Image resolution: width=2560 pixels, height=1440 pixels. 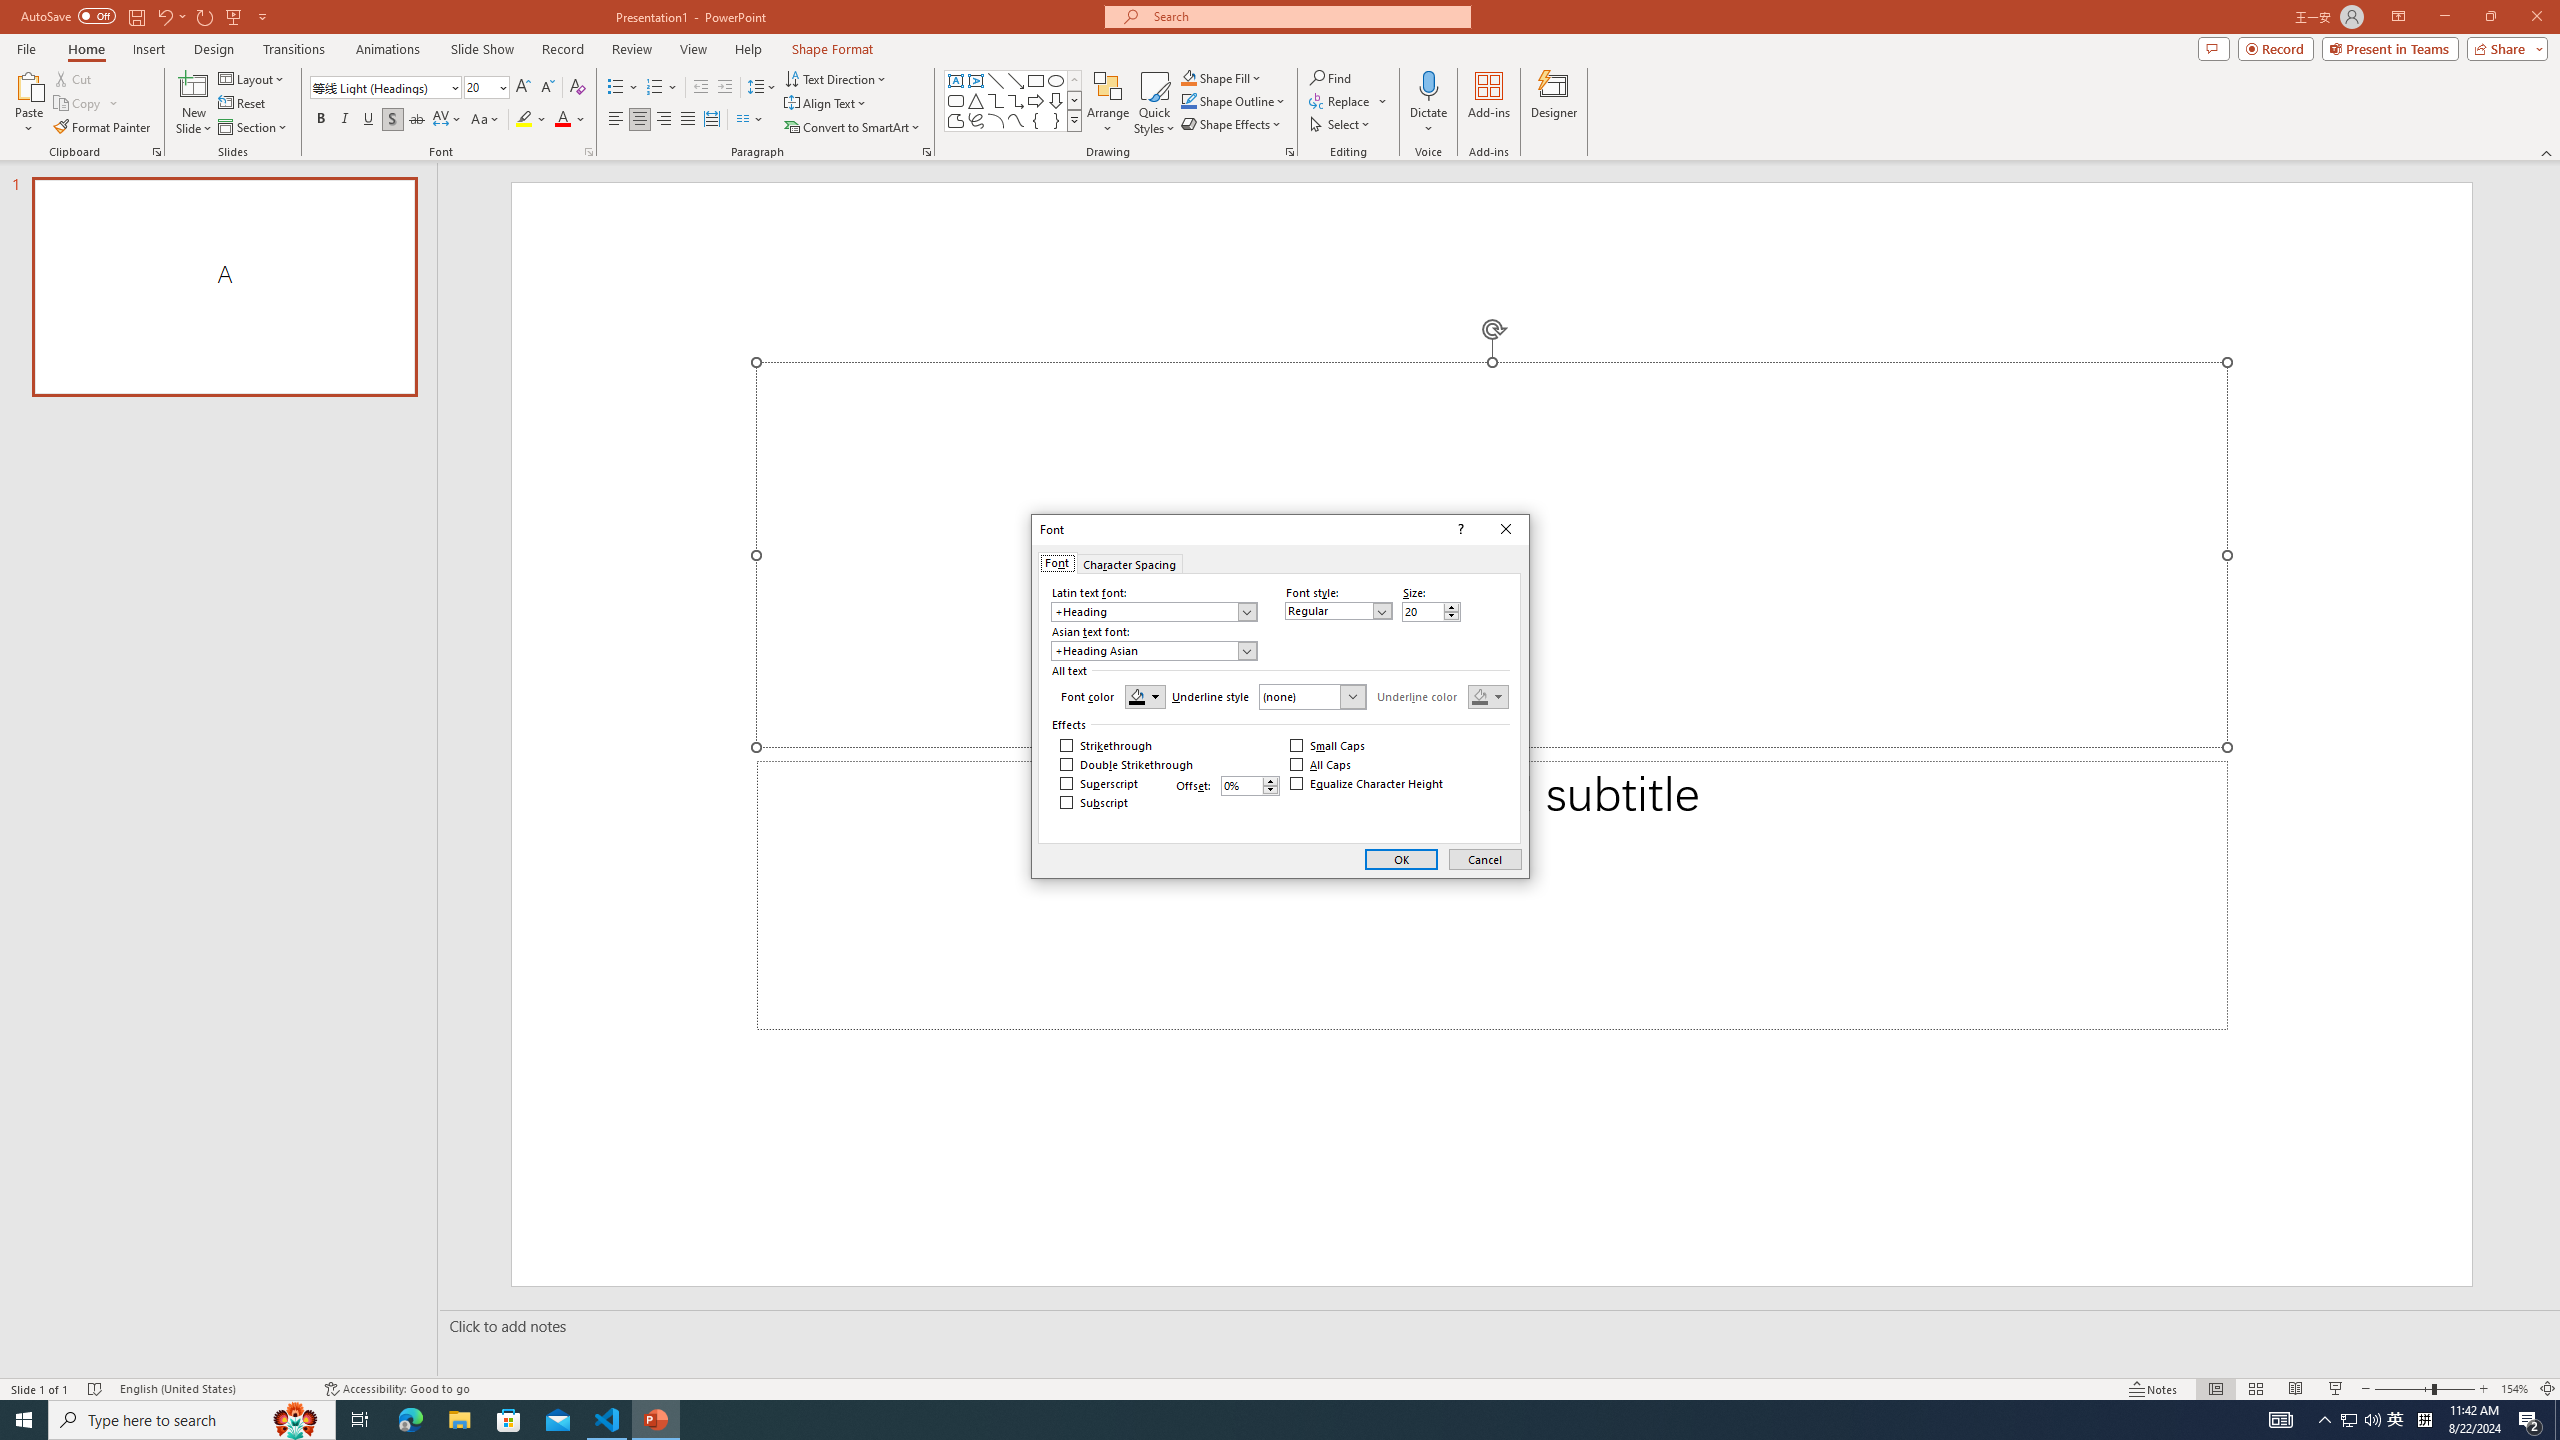 What do you see at coordinates (509, 1418) in the screenshot?
I see `'Microsoft Store'` at bounding box center [509, 1418].